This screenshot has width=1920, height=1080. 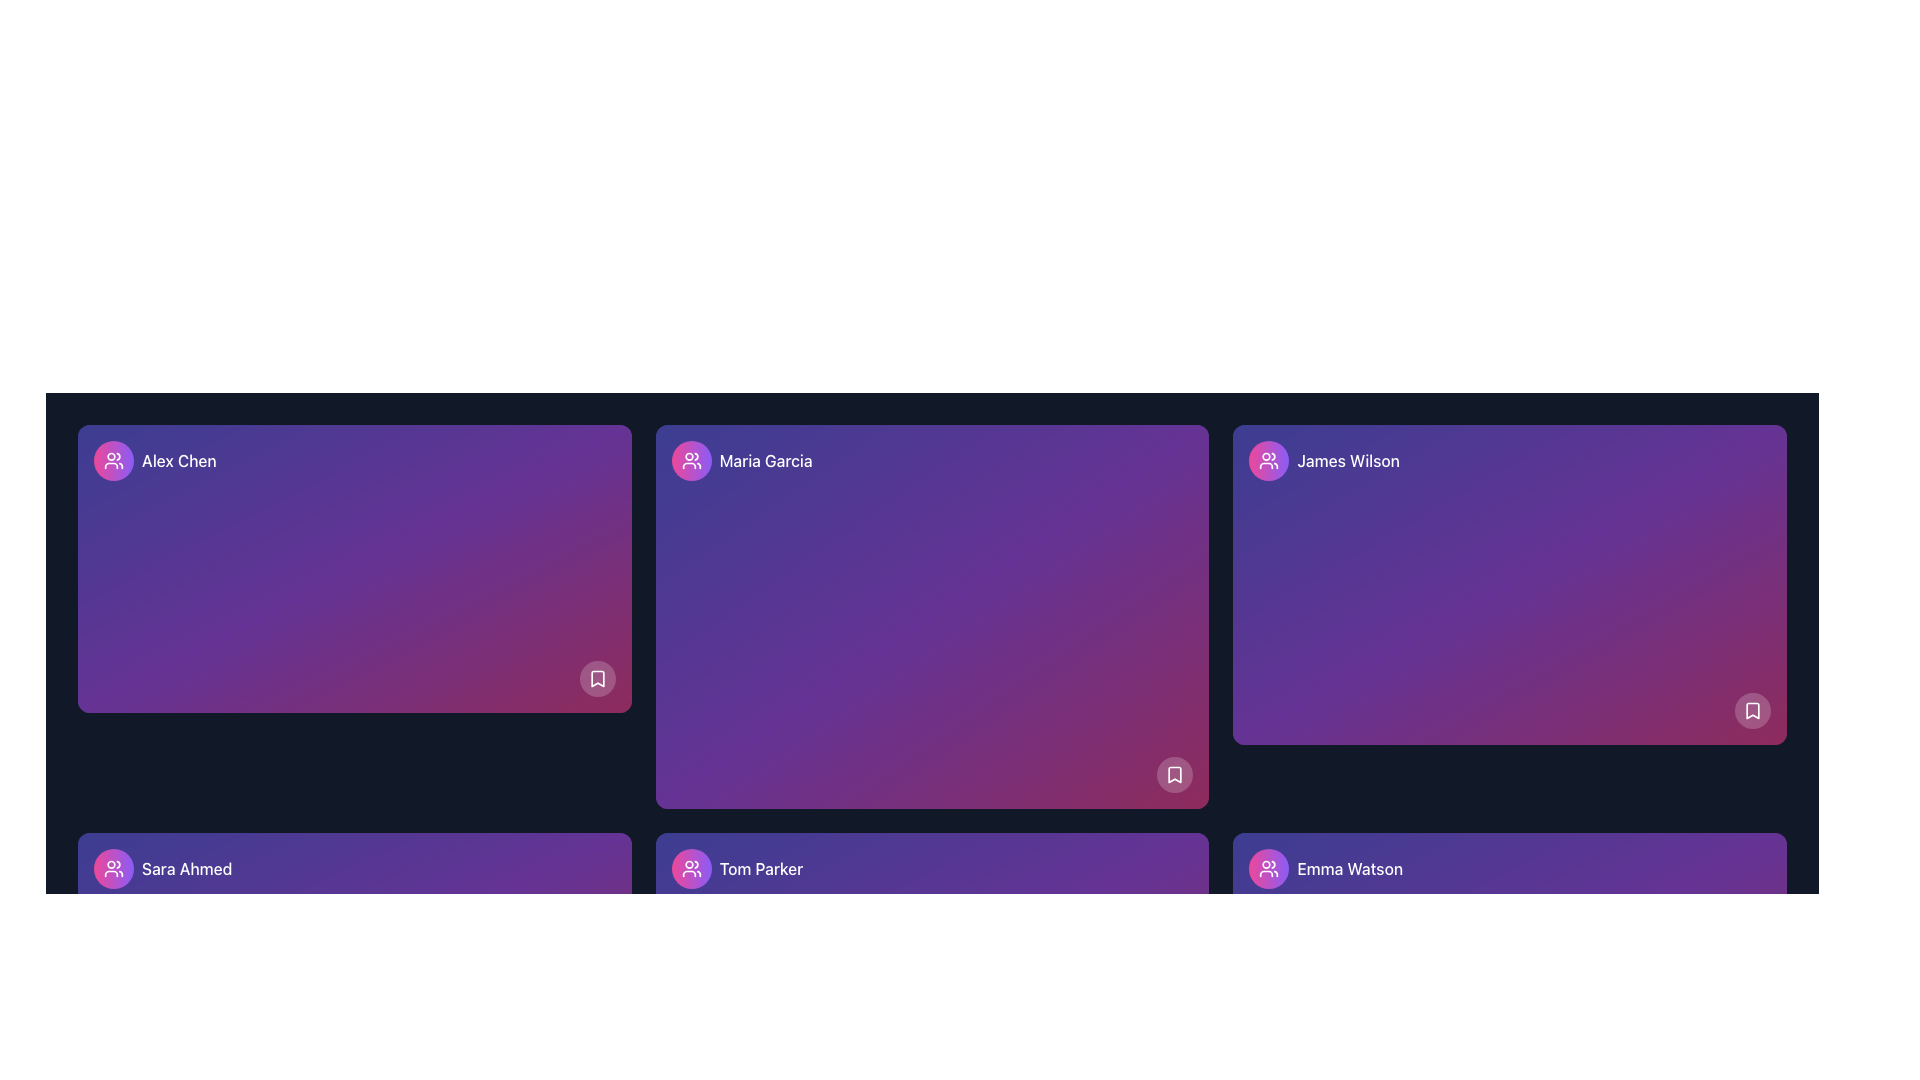 What do you see at coordinates (736, 867) in the screenshot?
I see `the card associated with the Text label located at the top-left corner of the card in the second row of the grid, for further actions` at bounding box center [736, 867].